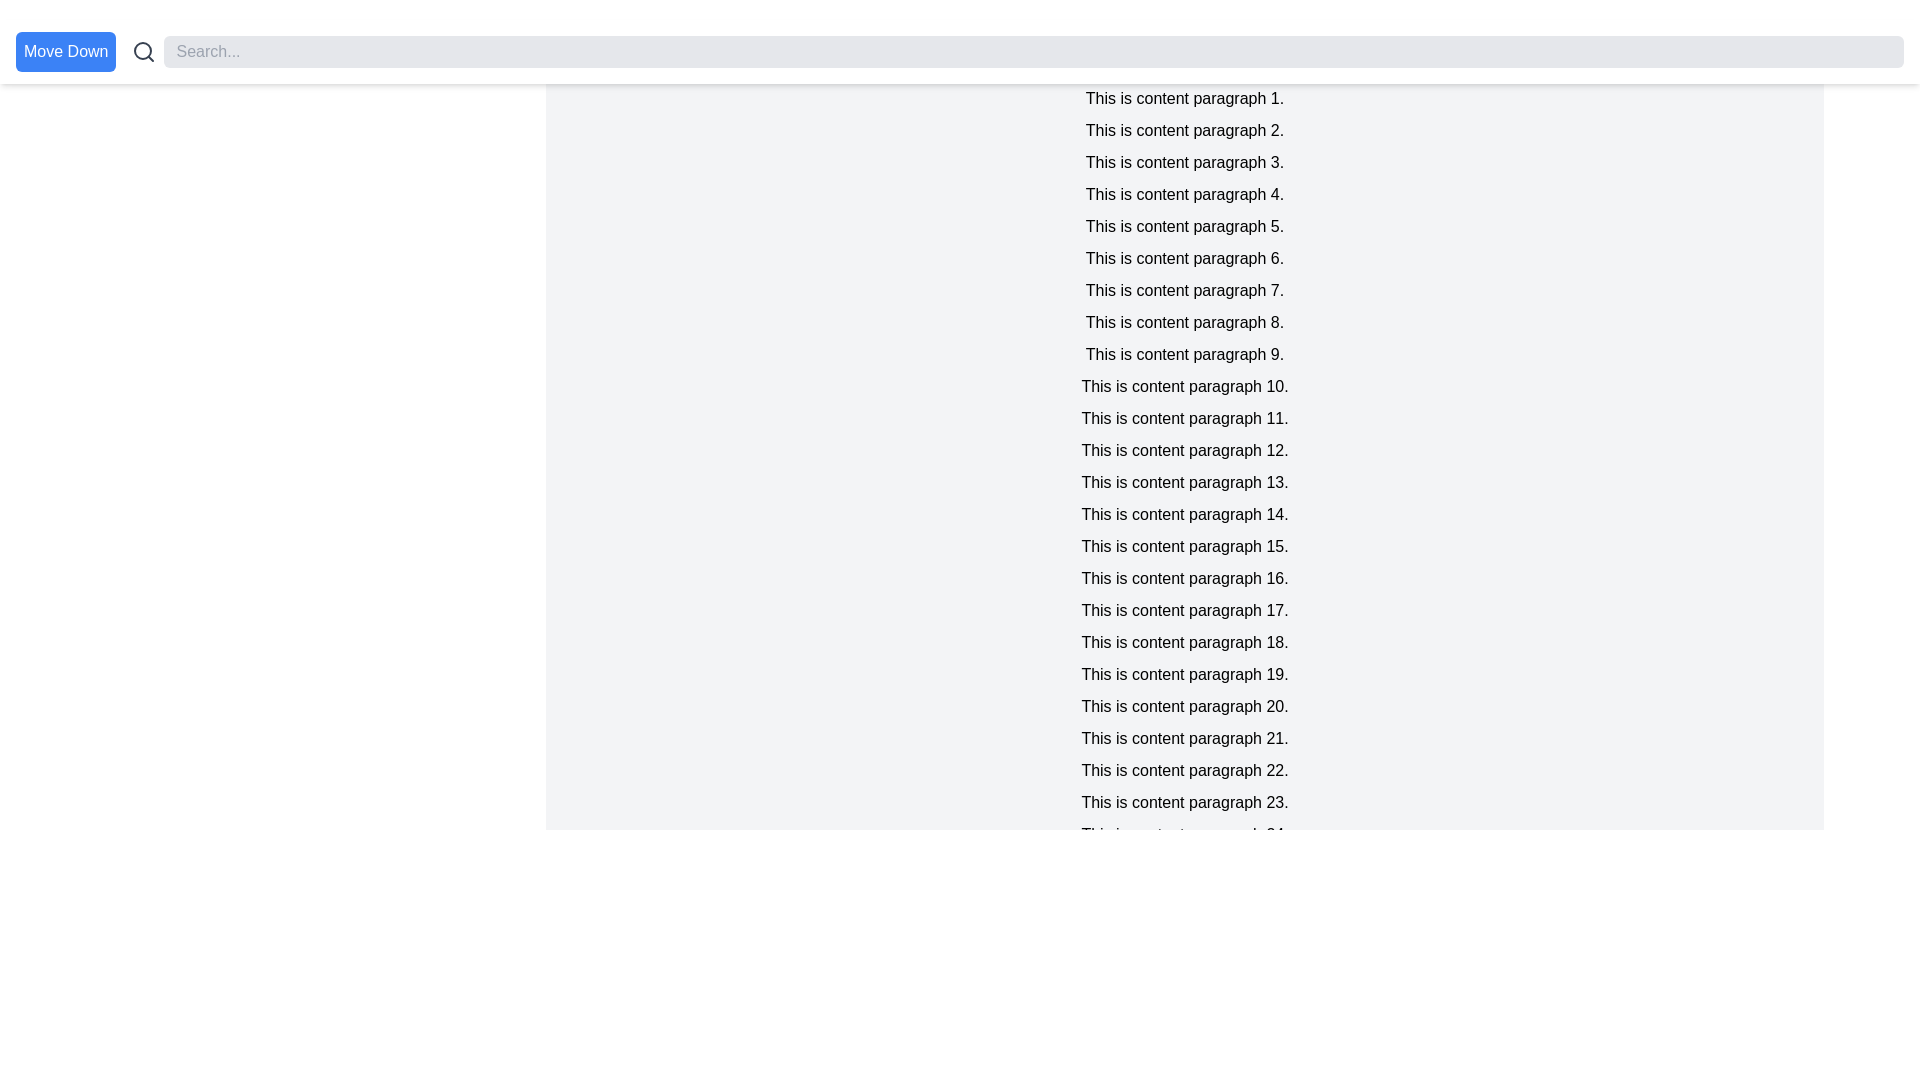  I want to click on the static text element displaying 'This is content paragraph 16.' which is the sixteenth paragraph in a vertically stacked list of similar paragraphs, so click(1185, 578).